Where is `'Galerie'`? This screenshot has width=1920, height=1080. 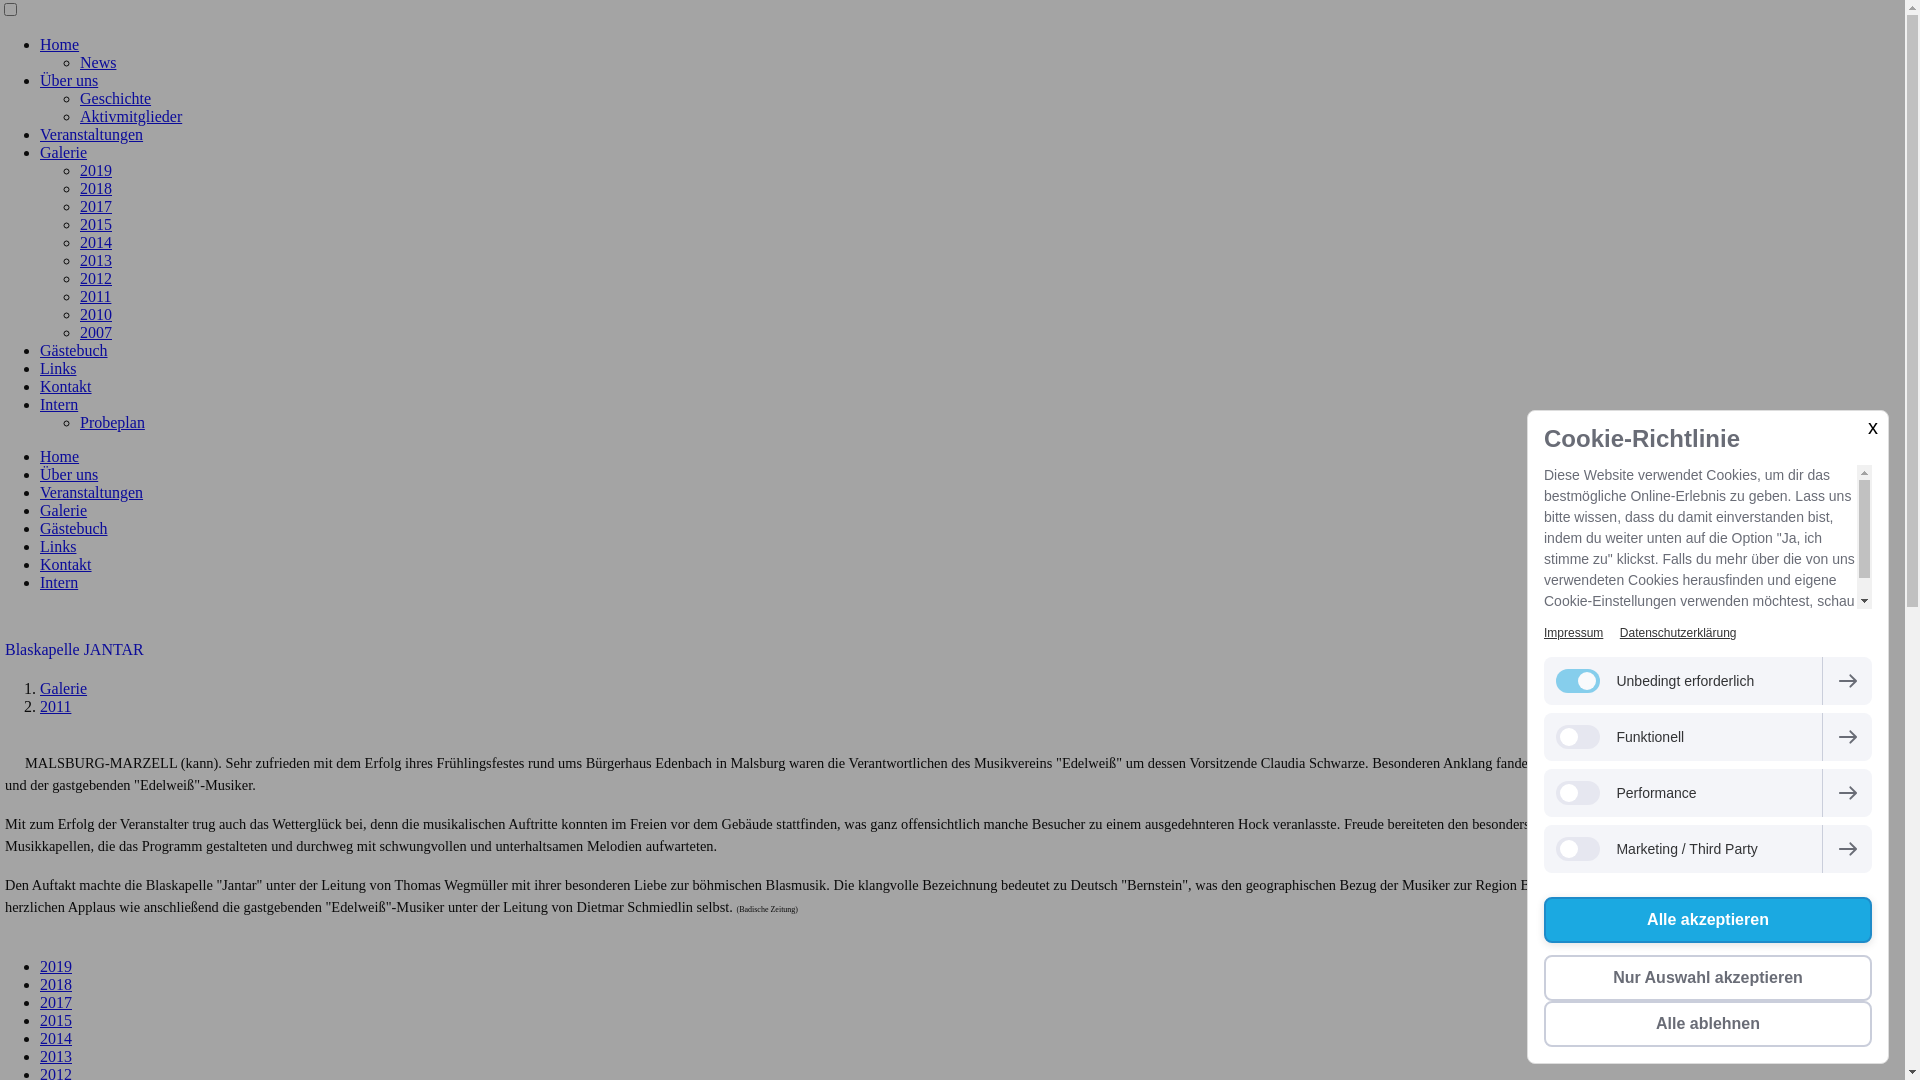 'Galerie' is located at coordinates (63, 687).